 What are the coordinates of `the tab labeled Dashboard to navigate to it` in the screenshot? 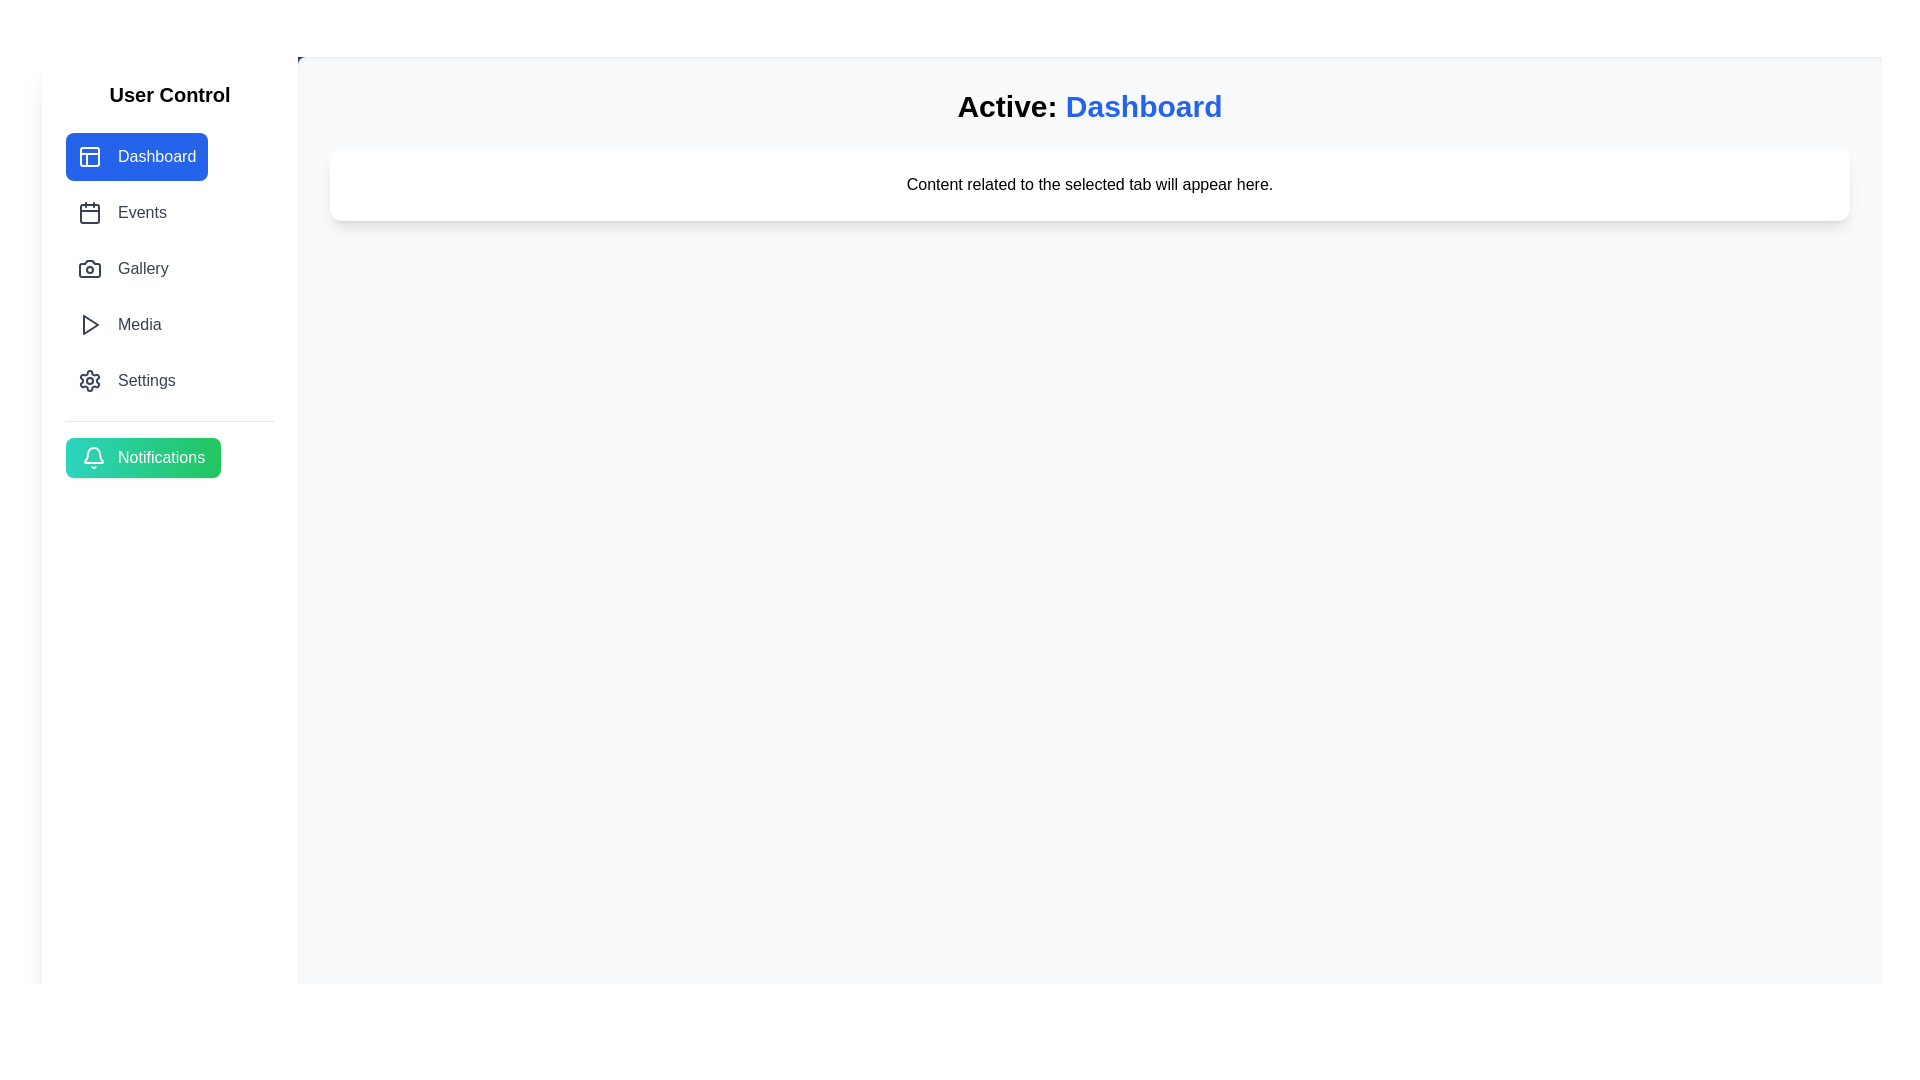 It's located at (136, 156).